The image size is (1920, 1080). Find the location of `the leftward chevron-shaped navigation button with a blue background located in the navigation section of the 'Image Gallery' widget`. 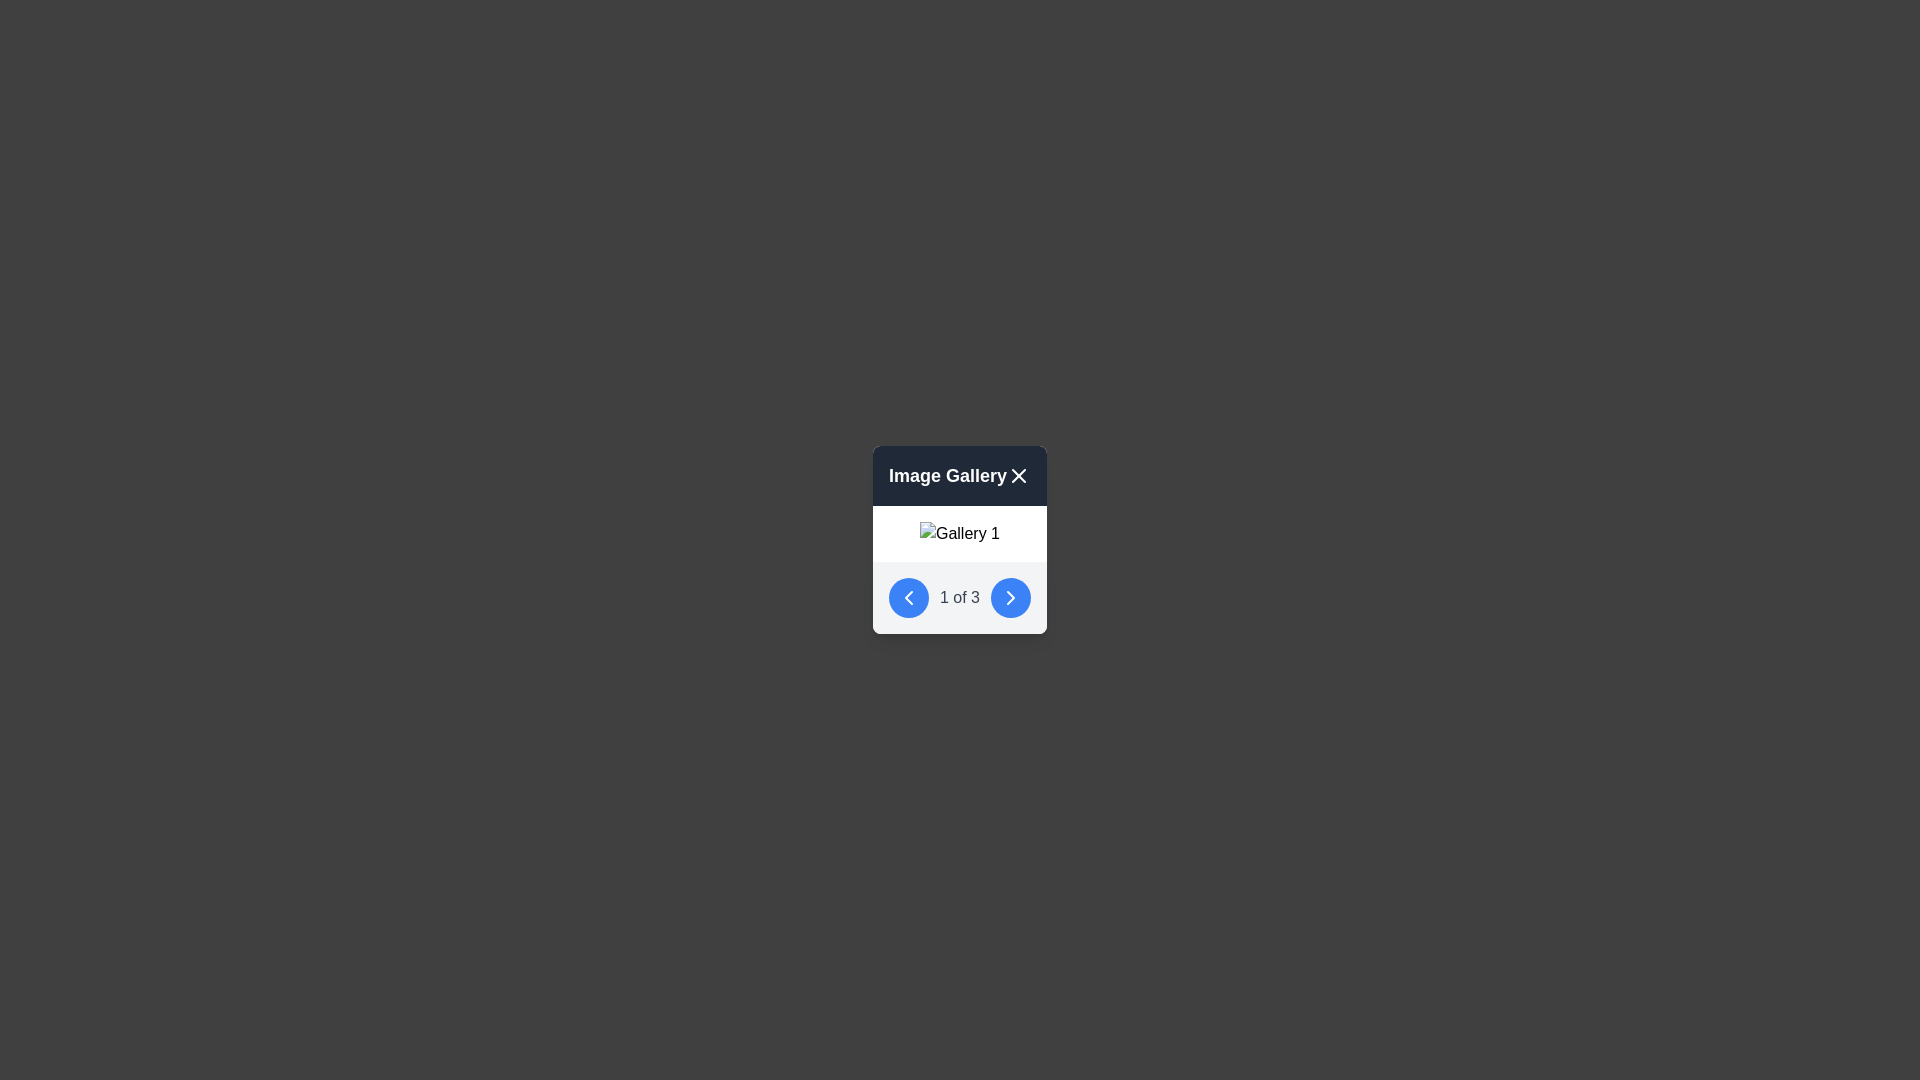

the leftward chevron-shaped navigation button with a blue background located in the navigation section of the 'Image Gallery' widget is located at coordinates (907, 596).